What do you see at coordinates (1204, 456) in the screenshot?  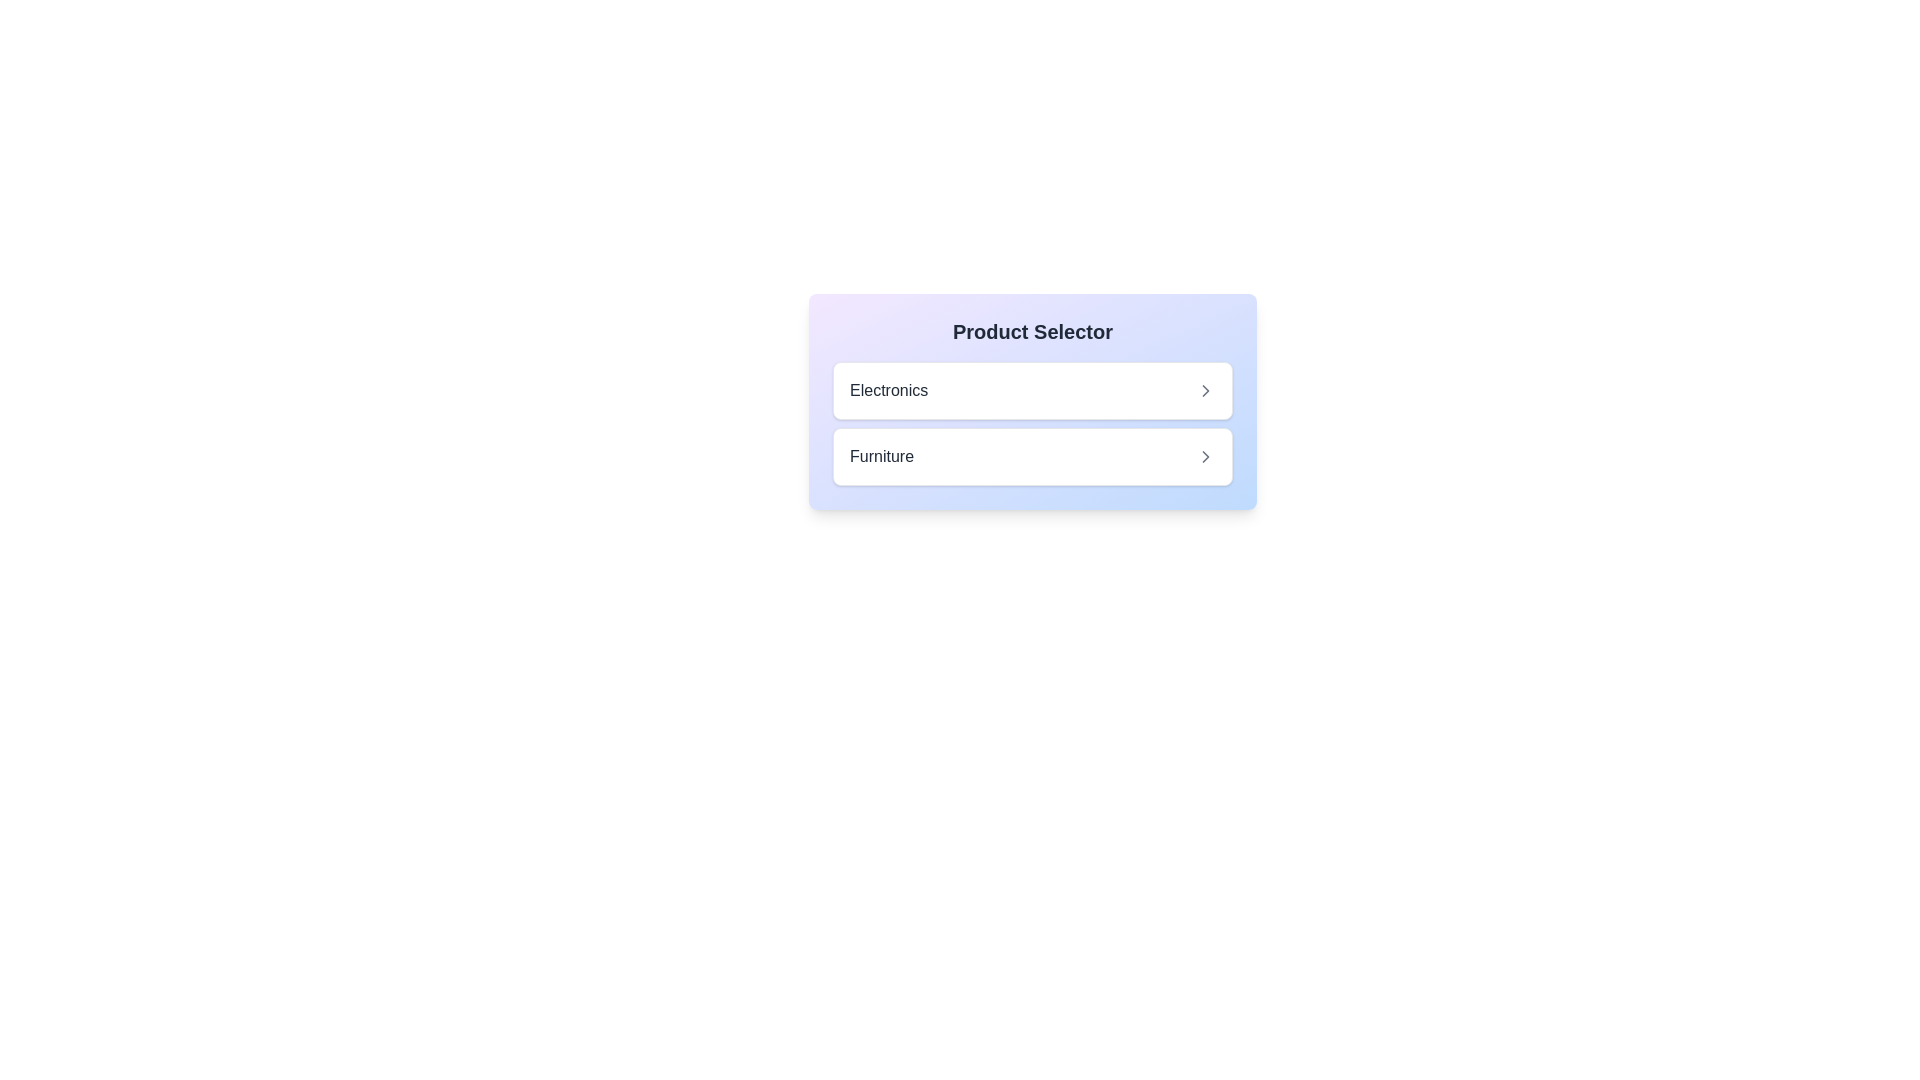 I see `the 'Furniture' icon located at the top-right corner of the second row in the list` at bounding box center [1204, 456].